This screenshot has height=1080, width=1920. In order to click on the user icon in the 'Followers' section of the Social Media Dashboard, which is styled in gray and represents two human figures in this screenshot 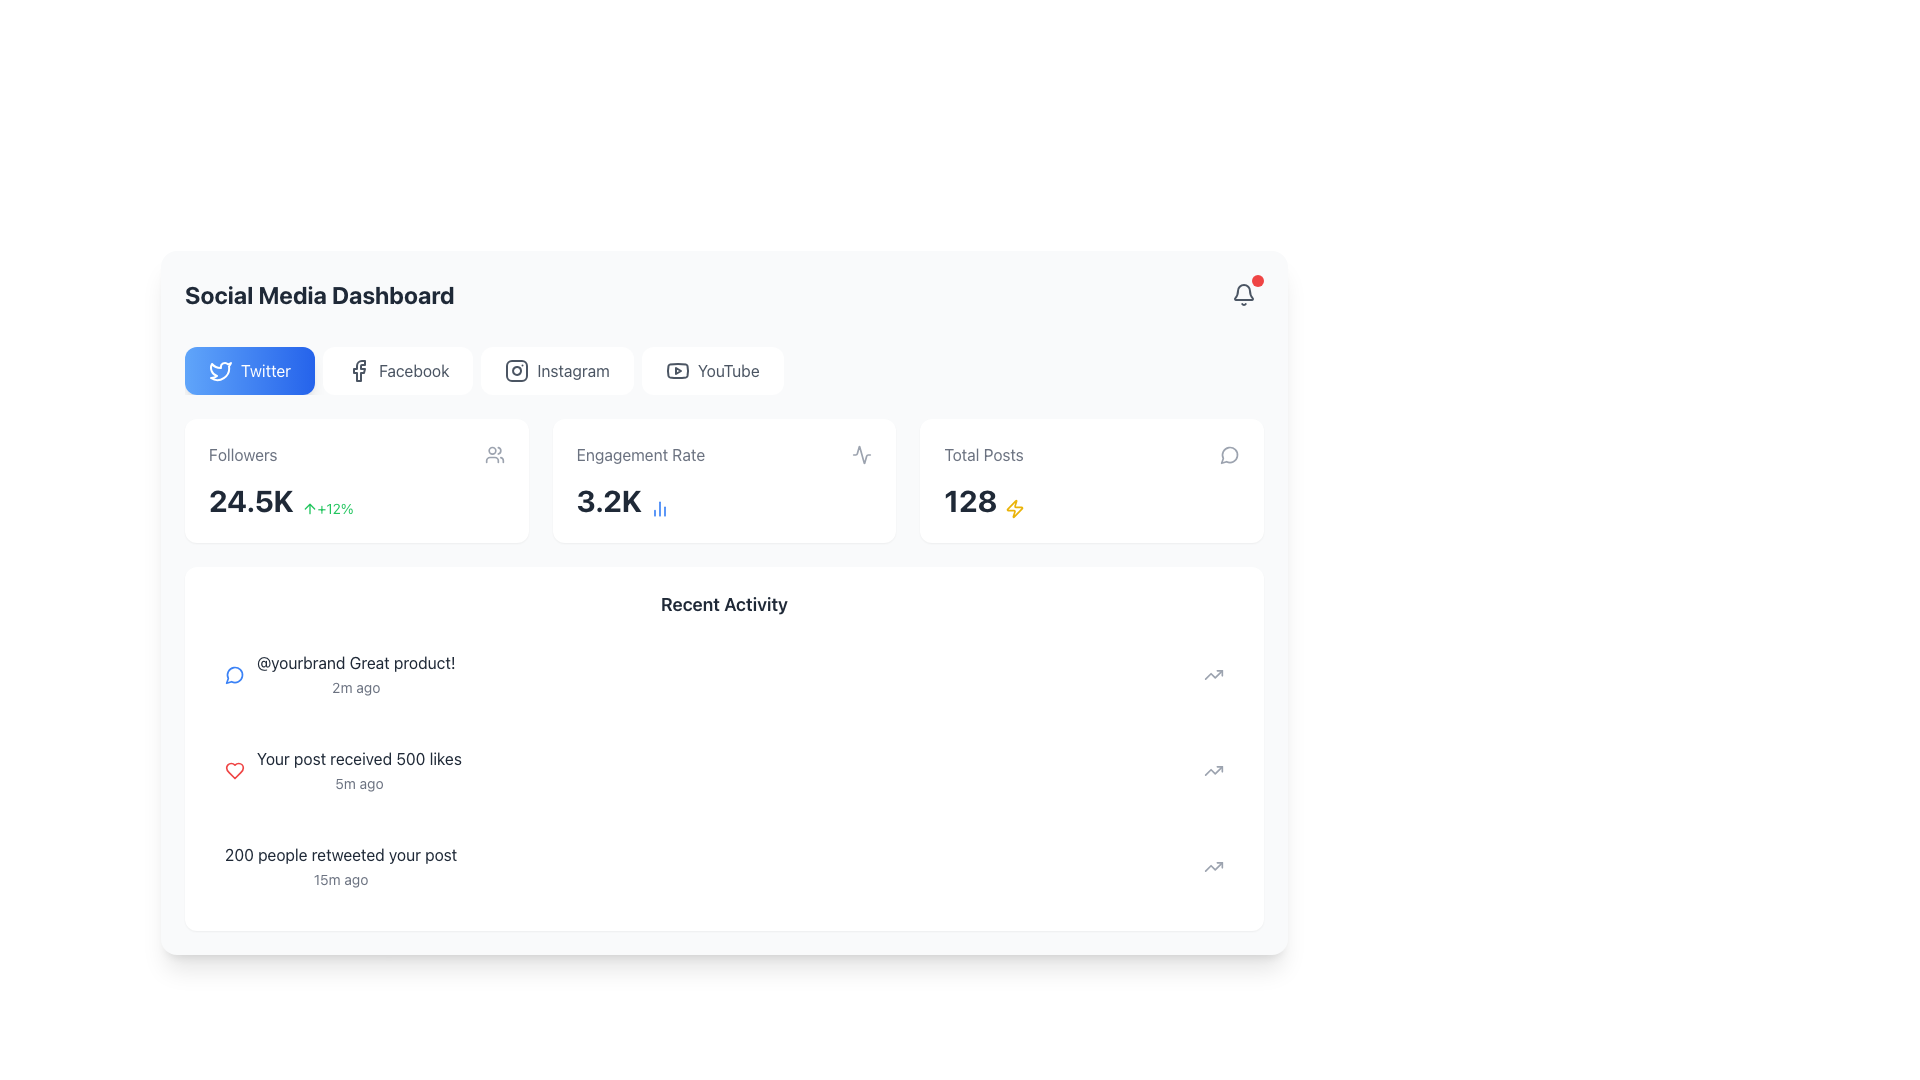, I will do `click(494, 455)`.